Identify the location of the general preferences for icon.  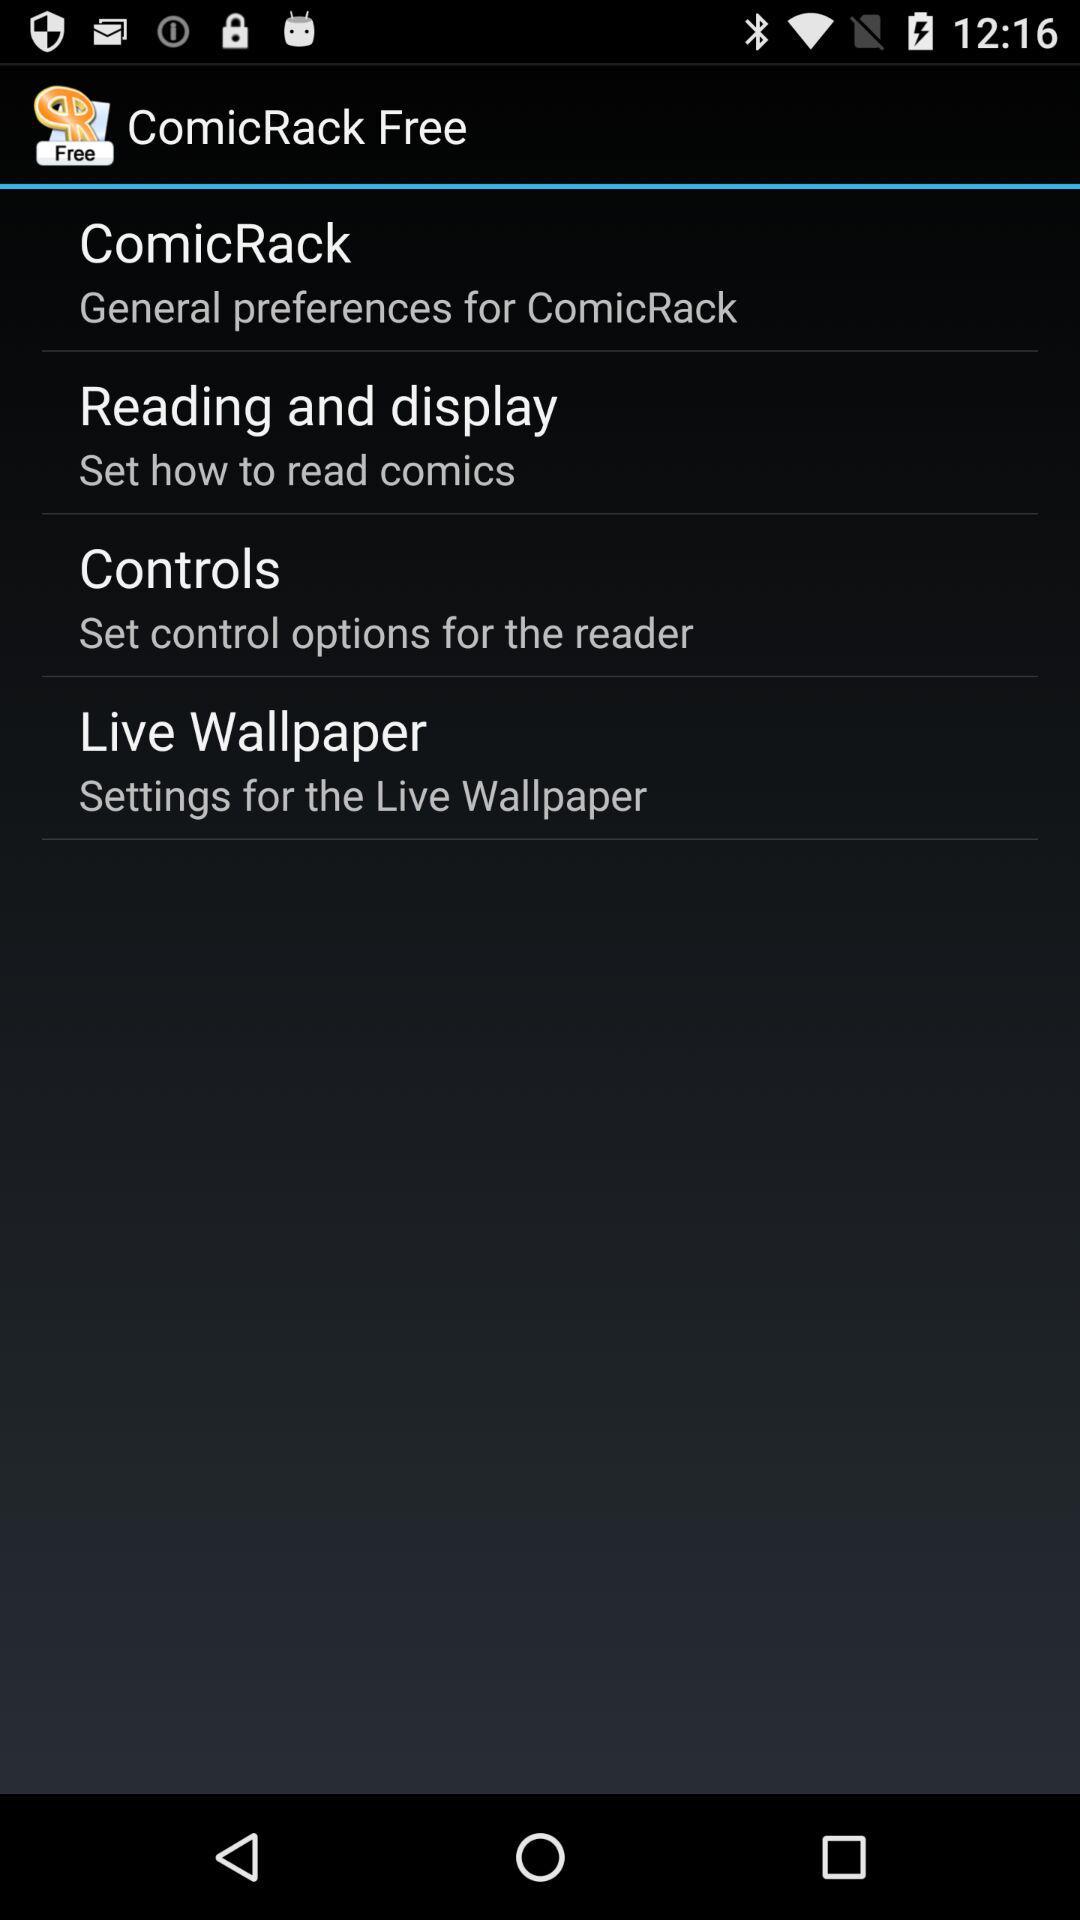
(407, 305).